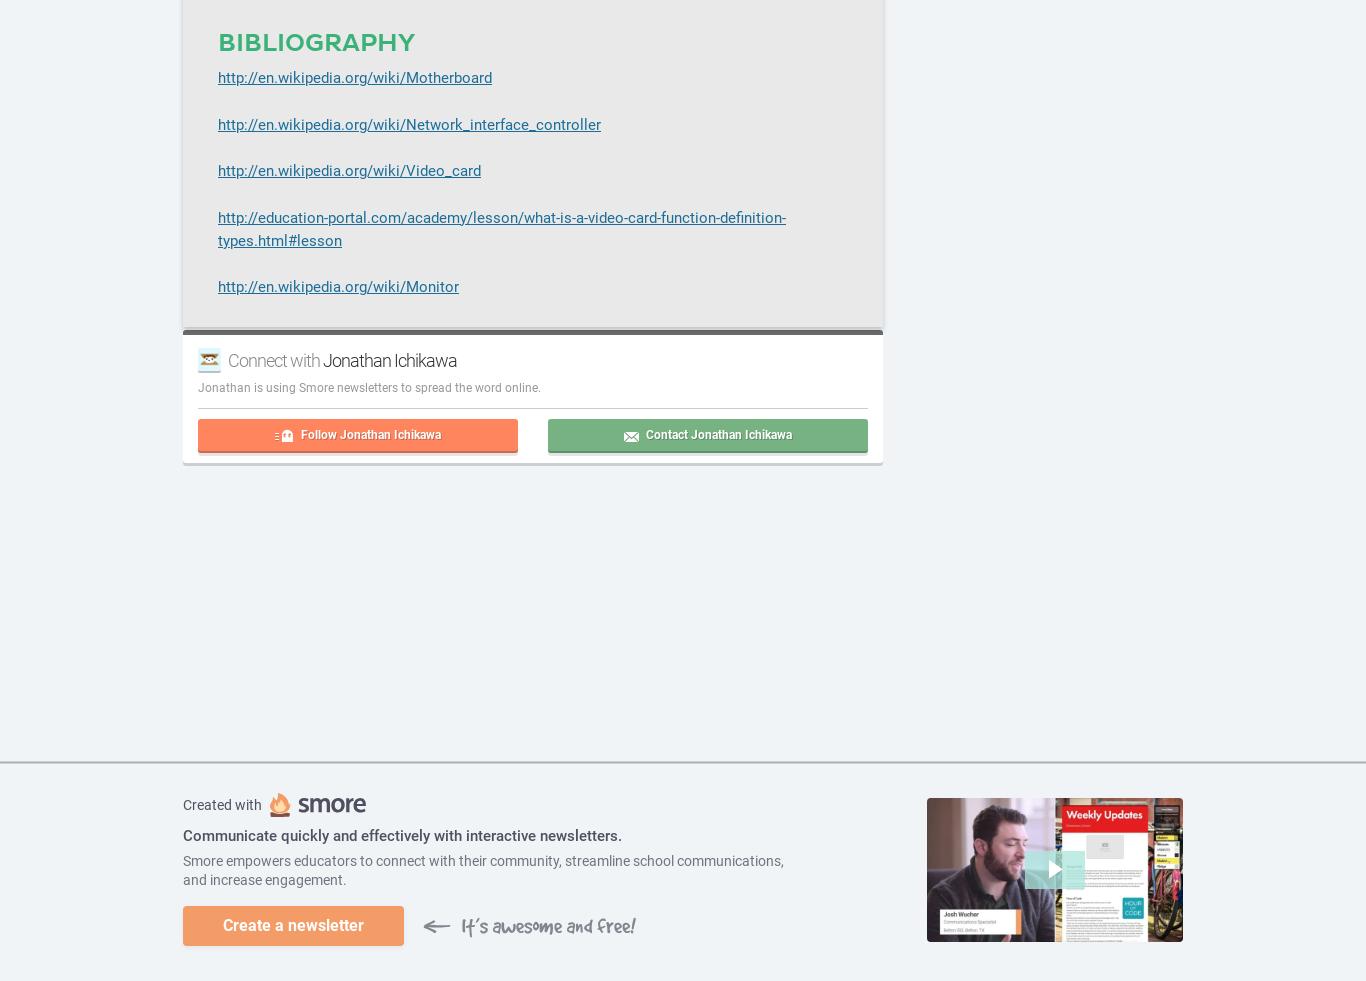 This screenshot has height=981, width=1366. What do you see at coordinates (370, 432) in the screenshot?
I see `'Follow Jonathan Ichikawa'` at bounding box center [370, 432].